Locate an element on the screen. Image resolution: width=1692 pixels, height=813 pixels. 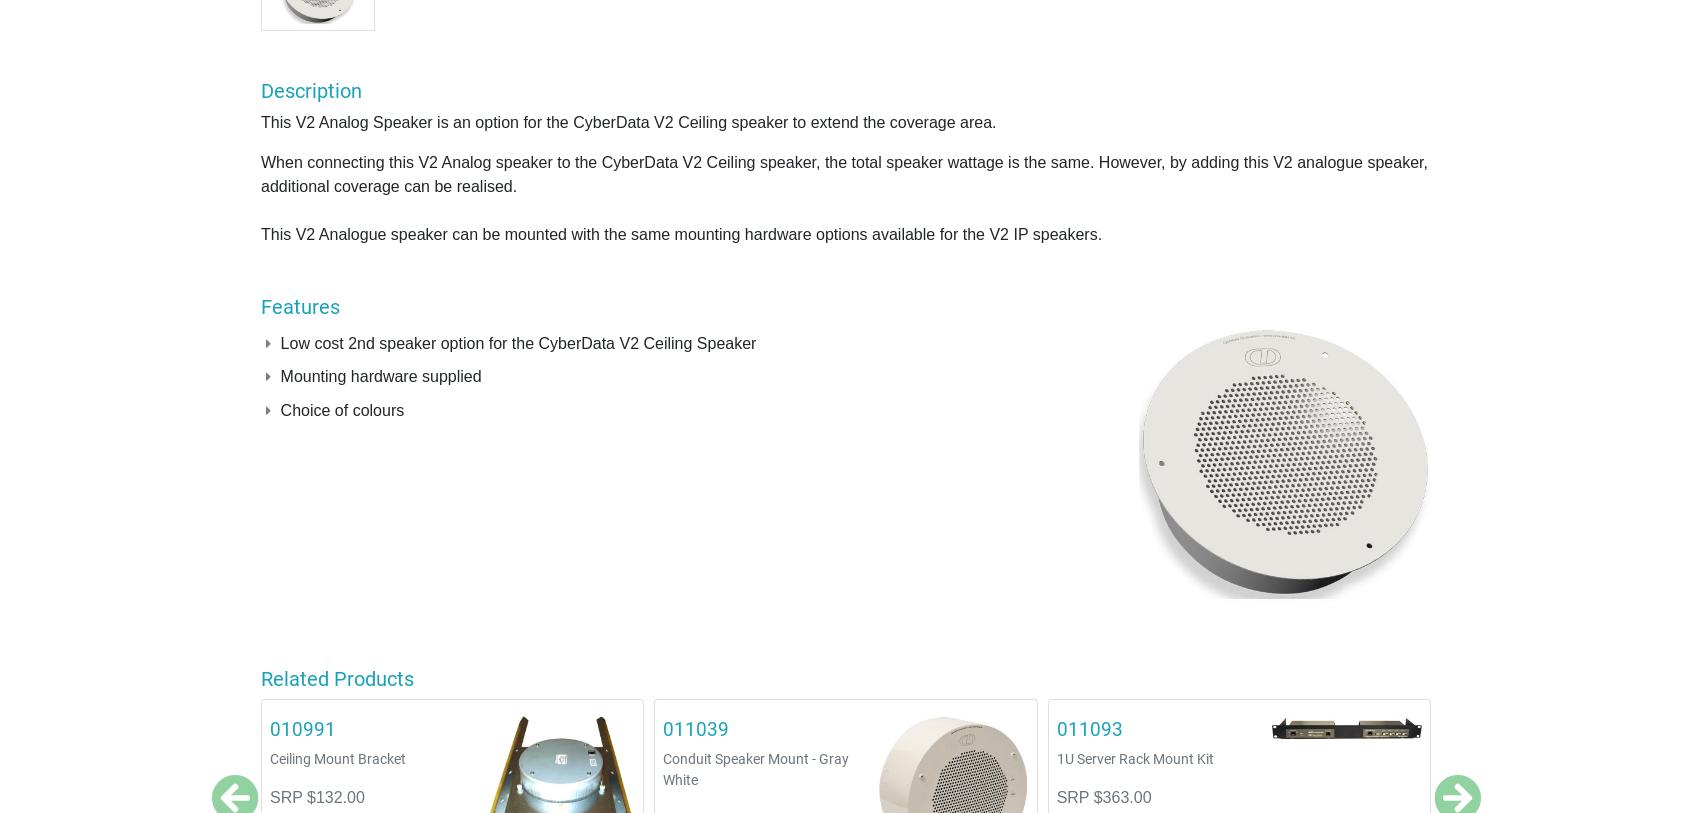
'VoIP to Multicast Paging Server V3' is located at coordinates (1546, 769).